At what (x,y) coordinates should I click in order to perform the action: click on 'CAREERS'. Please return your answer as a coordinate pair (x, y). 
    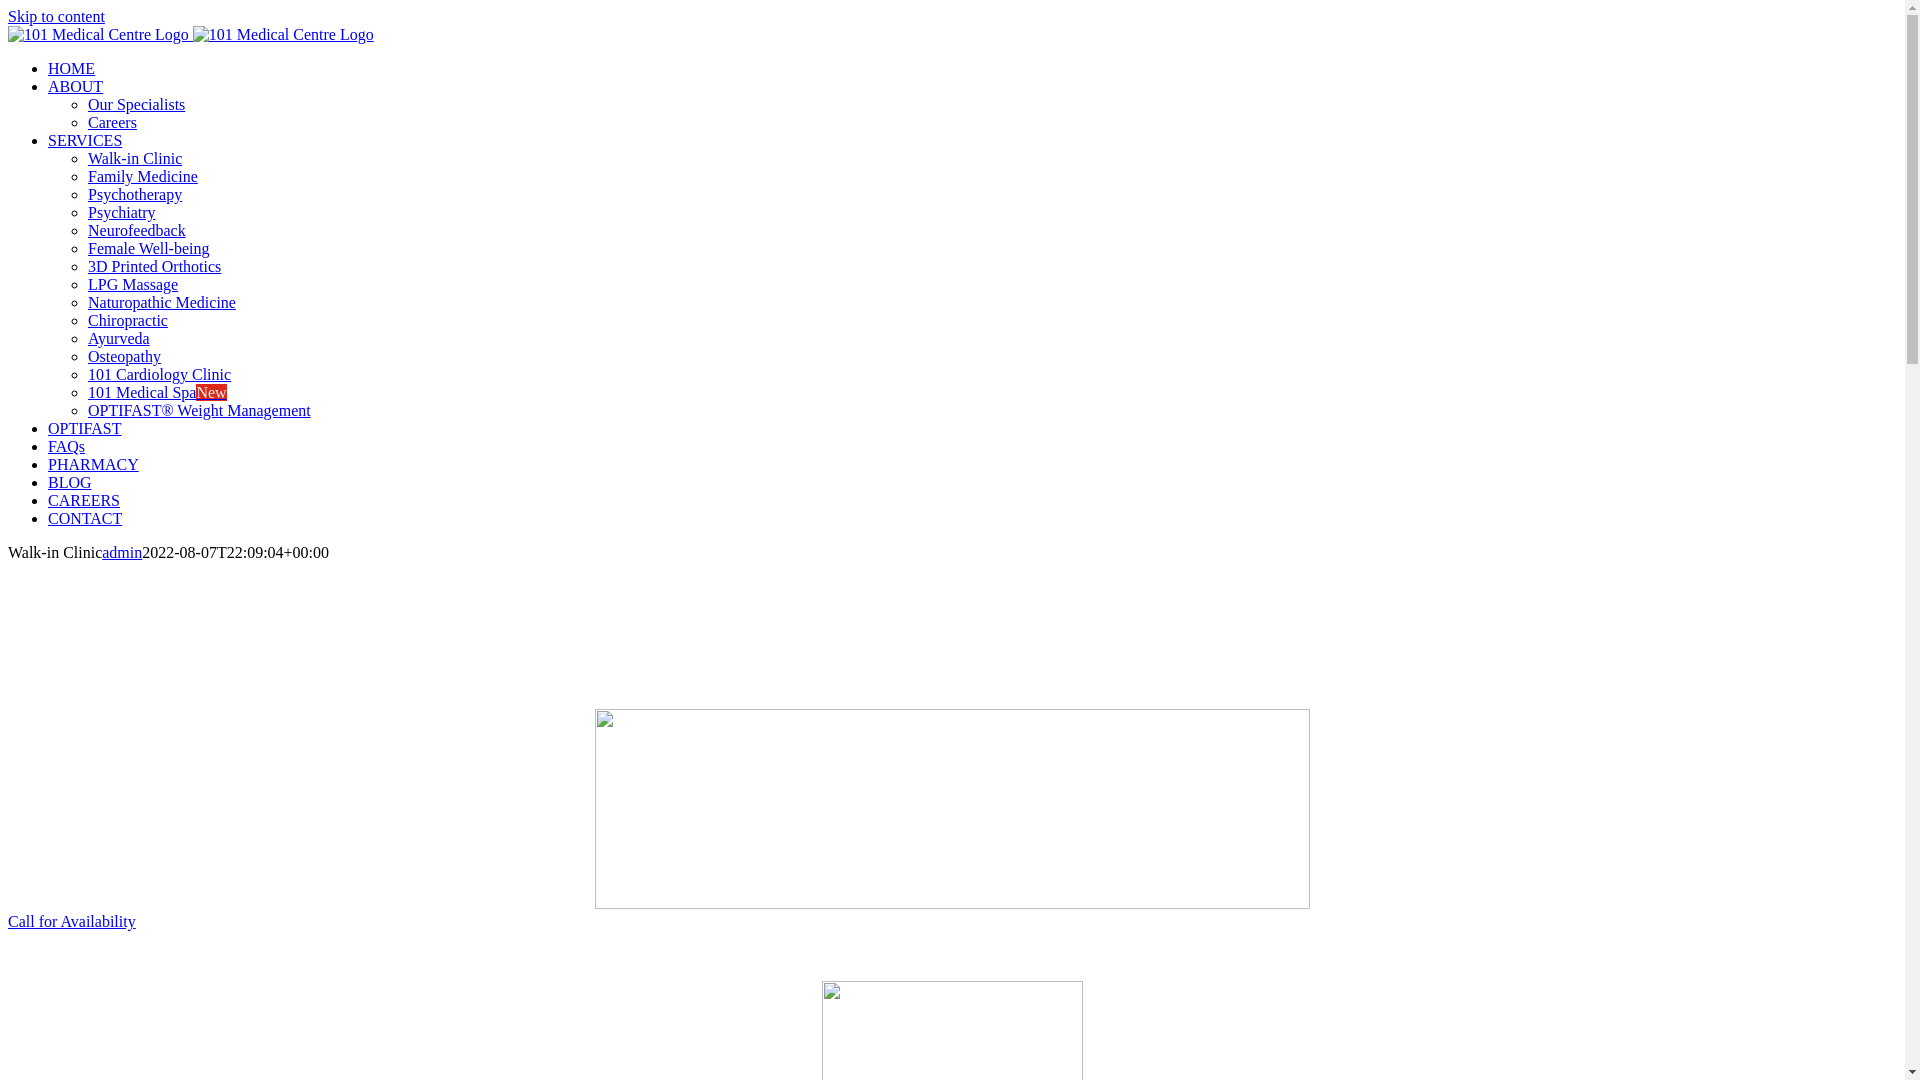
    Looking at the image, I should click on (82, 499).